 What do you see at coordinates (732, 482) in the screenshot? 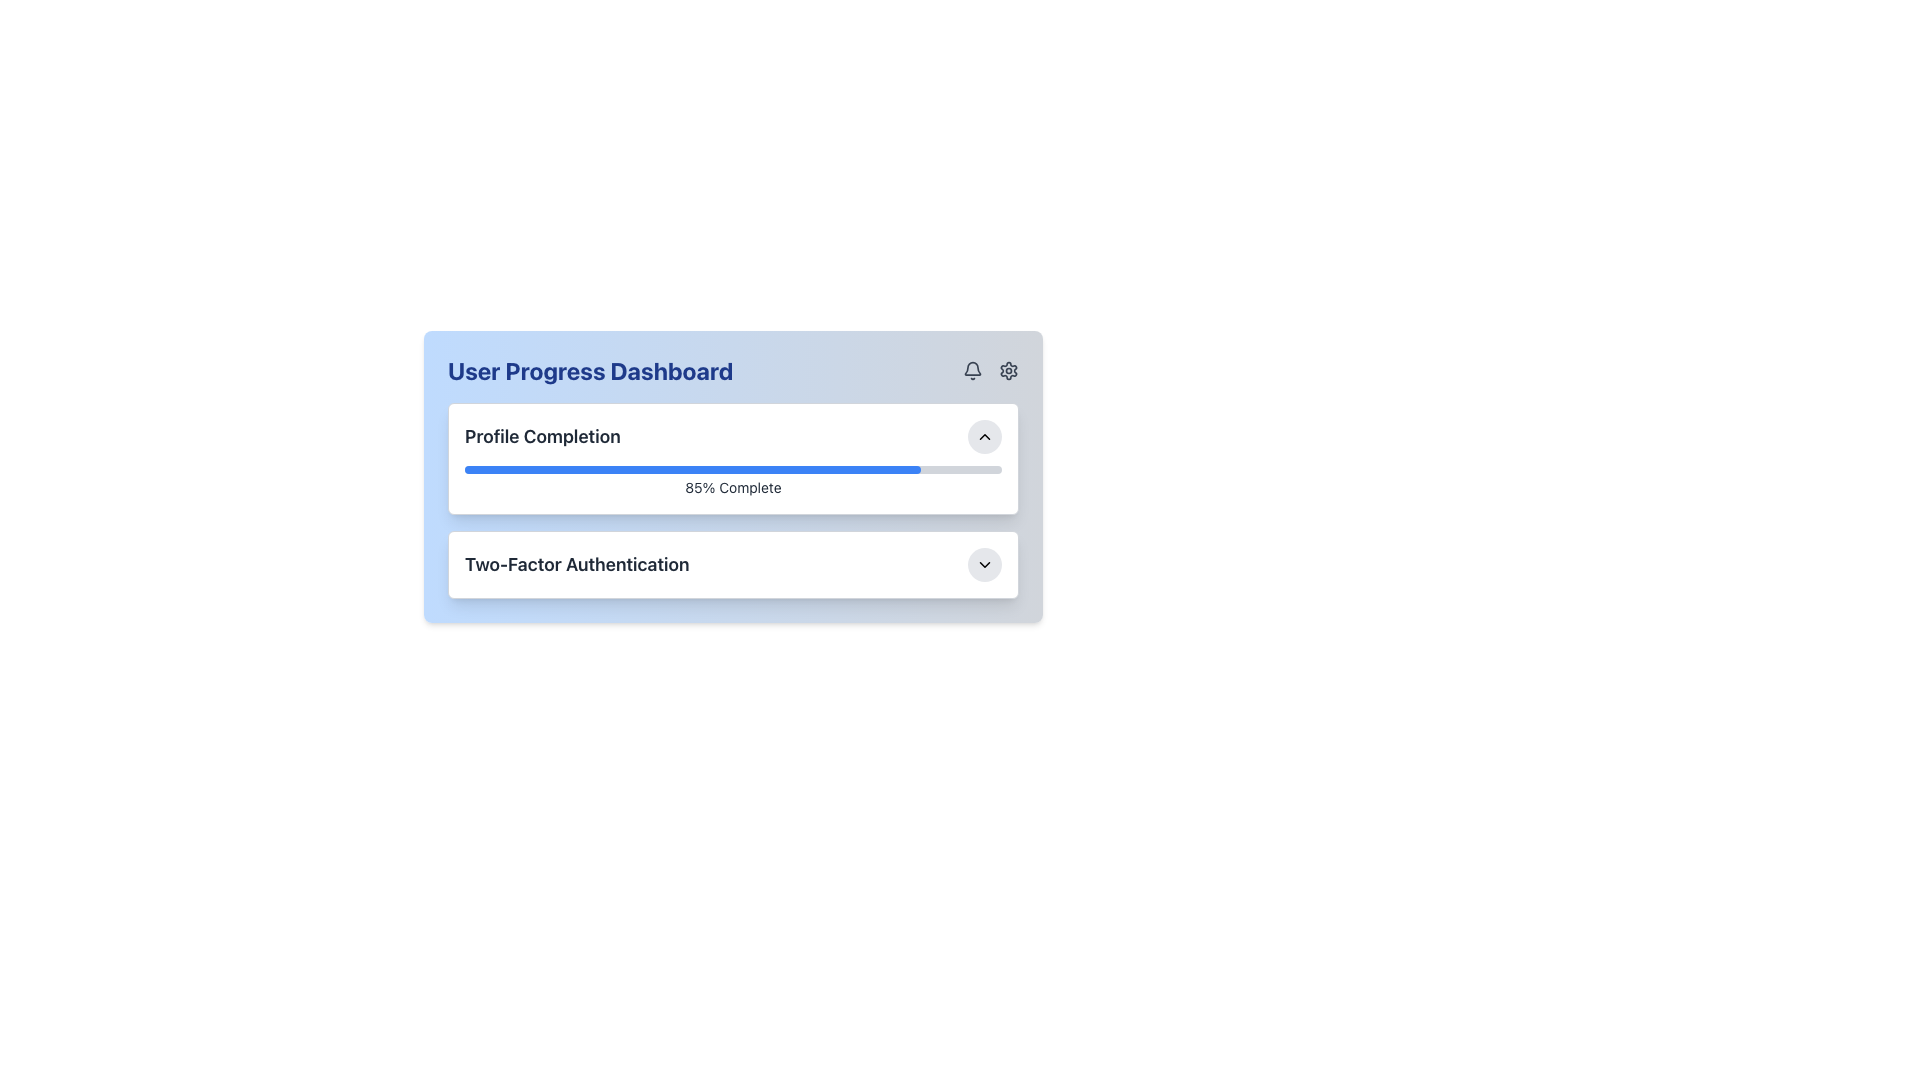
I see `the Progress bar indicating 85% completion within the 'Profile Completion' card in the 'User Progress Dashboard' interface` at bounding box center [732, 482].